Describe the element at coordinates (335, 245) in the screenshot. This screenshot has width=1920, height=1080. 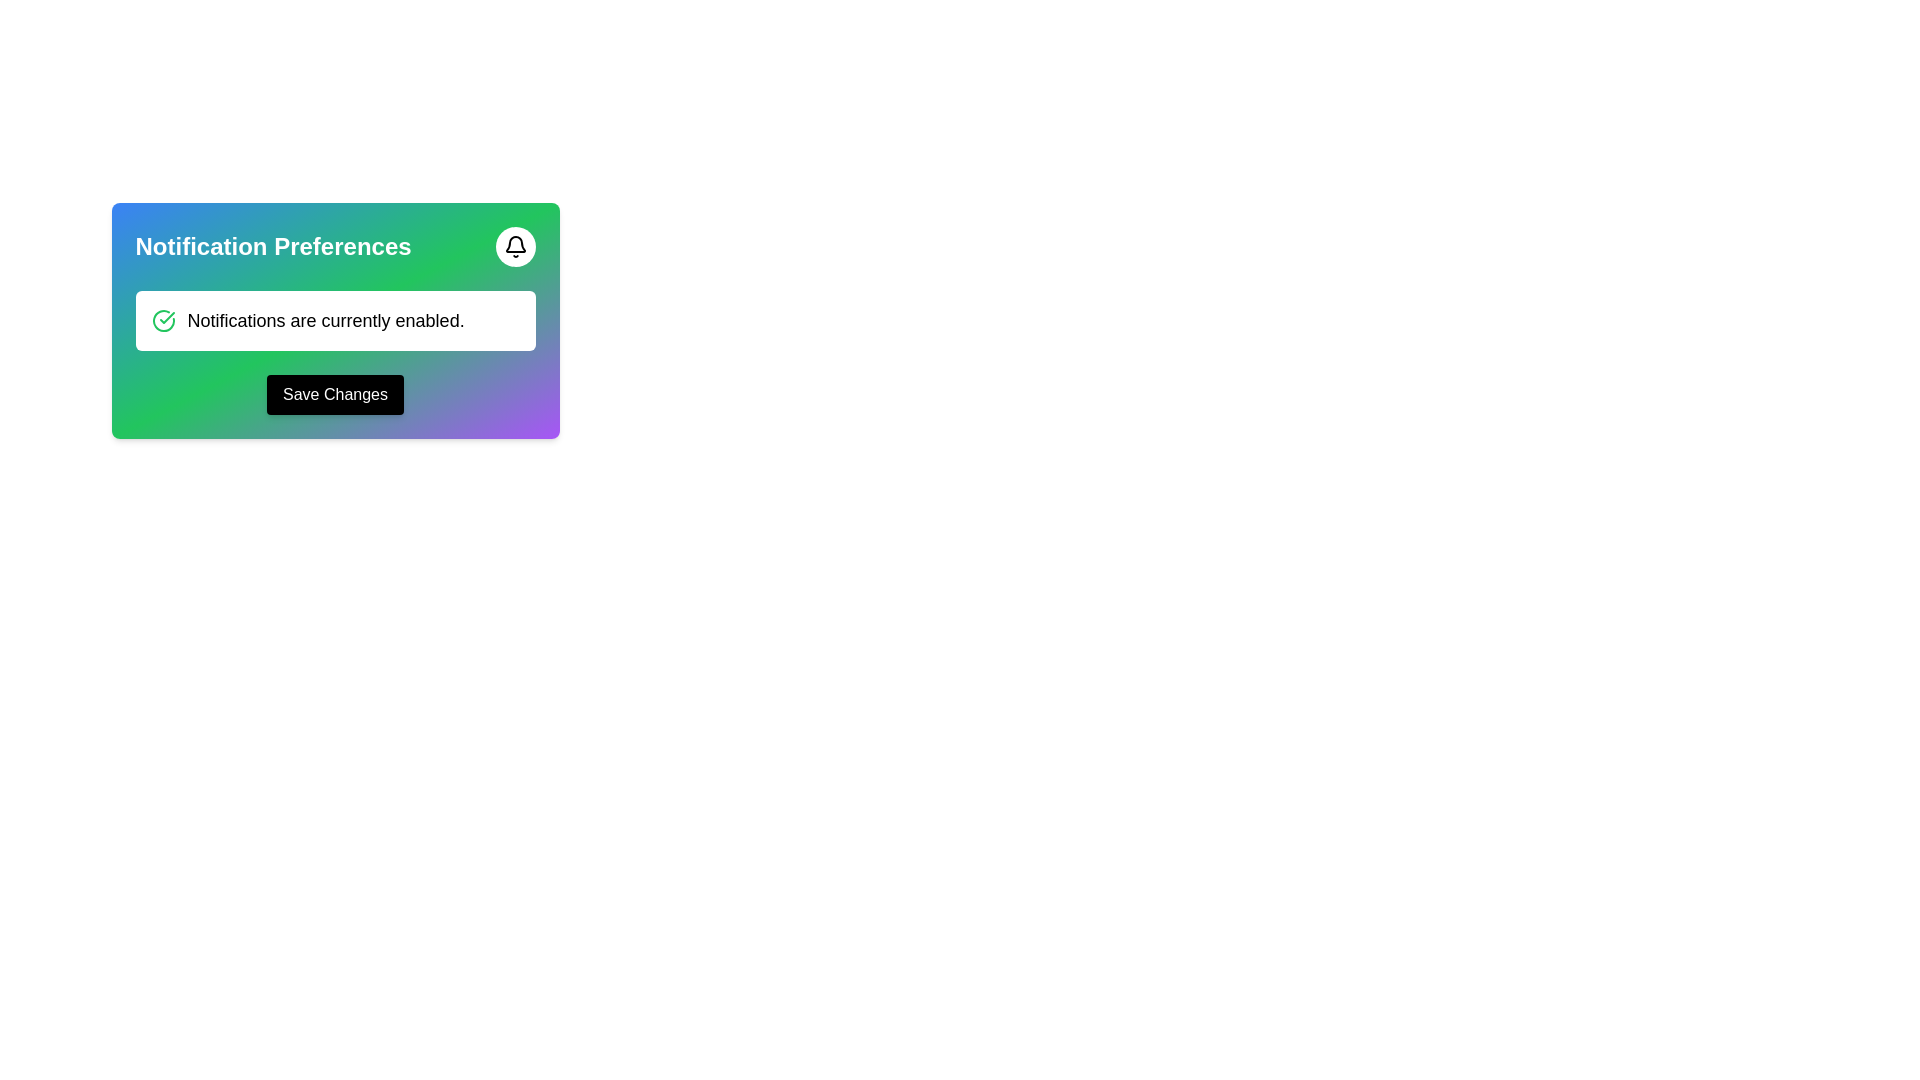
I see `text content of the header indicating notification preferences, which is styled decoratively and positioned at the top of the card` at that location.